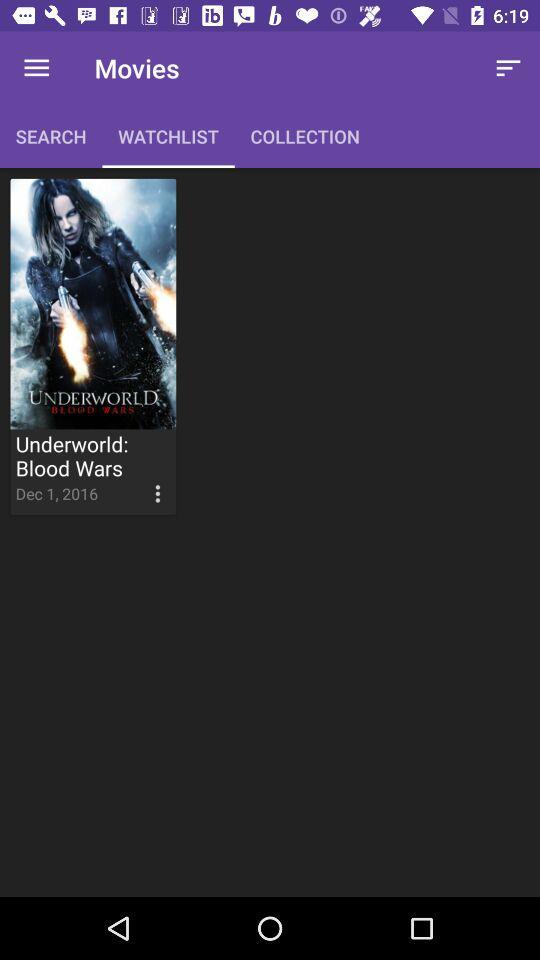 The image size is (540, 960). I want to click on icon at the top right corner, so click(508, 68).